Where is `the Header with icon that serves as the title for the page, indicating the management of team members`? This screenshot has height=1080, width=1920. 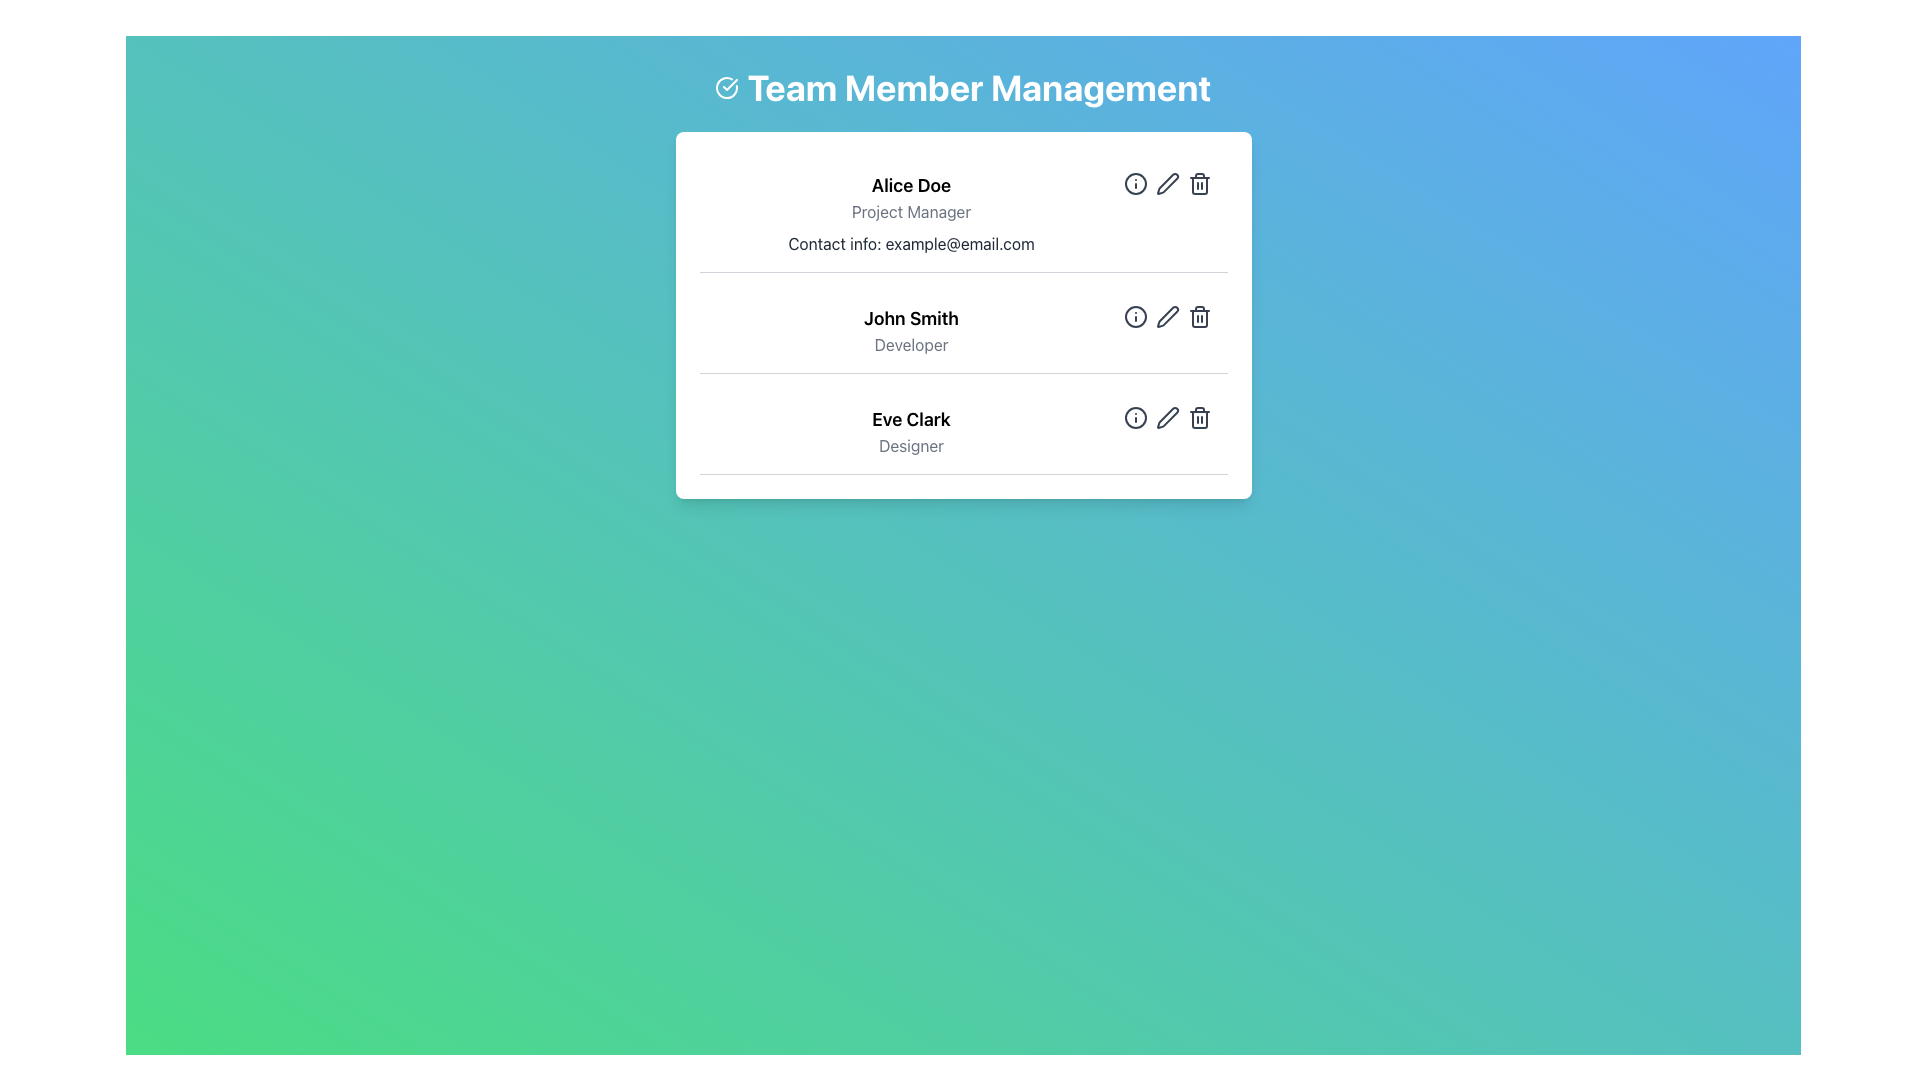
the Header with icon that serves as the title for the page, indicating the management of team members is located at coordinates (963, 87).